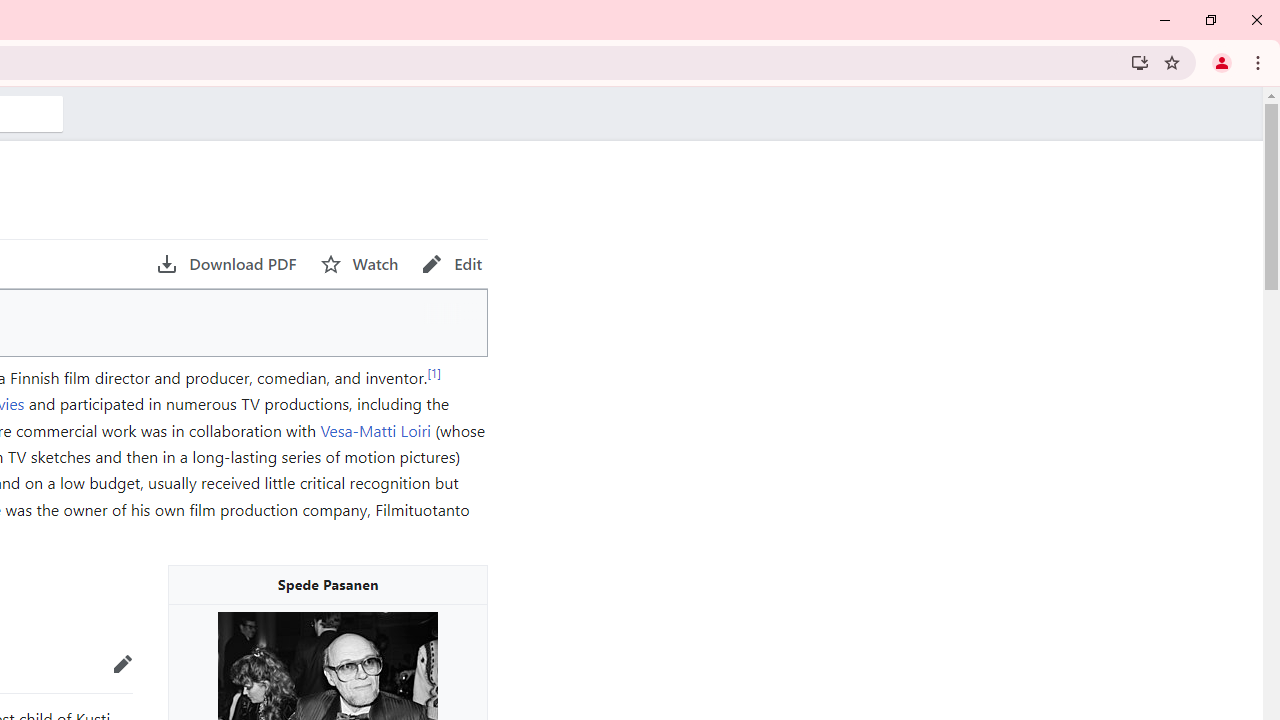  Describe the element at coordinates (451, 263) in the screenshot. I see `'AutomationID: page-actions-edit'` at that location.